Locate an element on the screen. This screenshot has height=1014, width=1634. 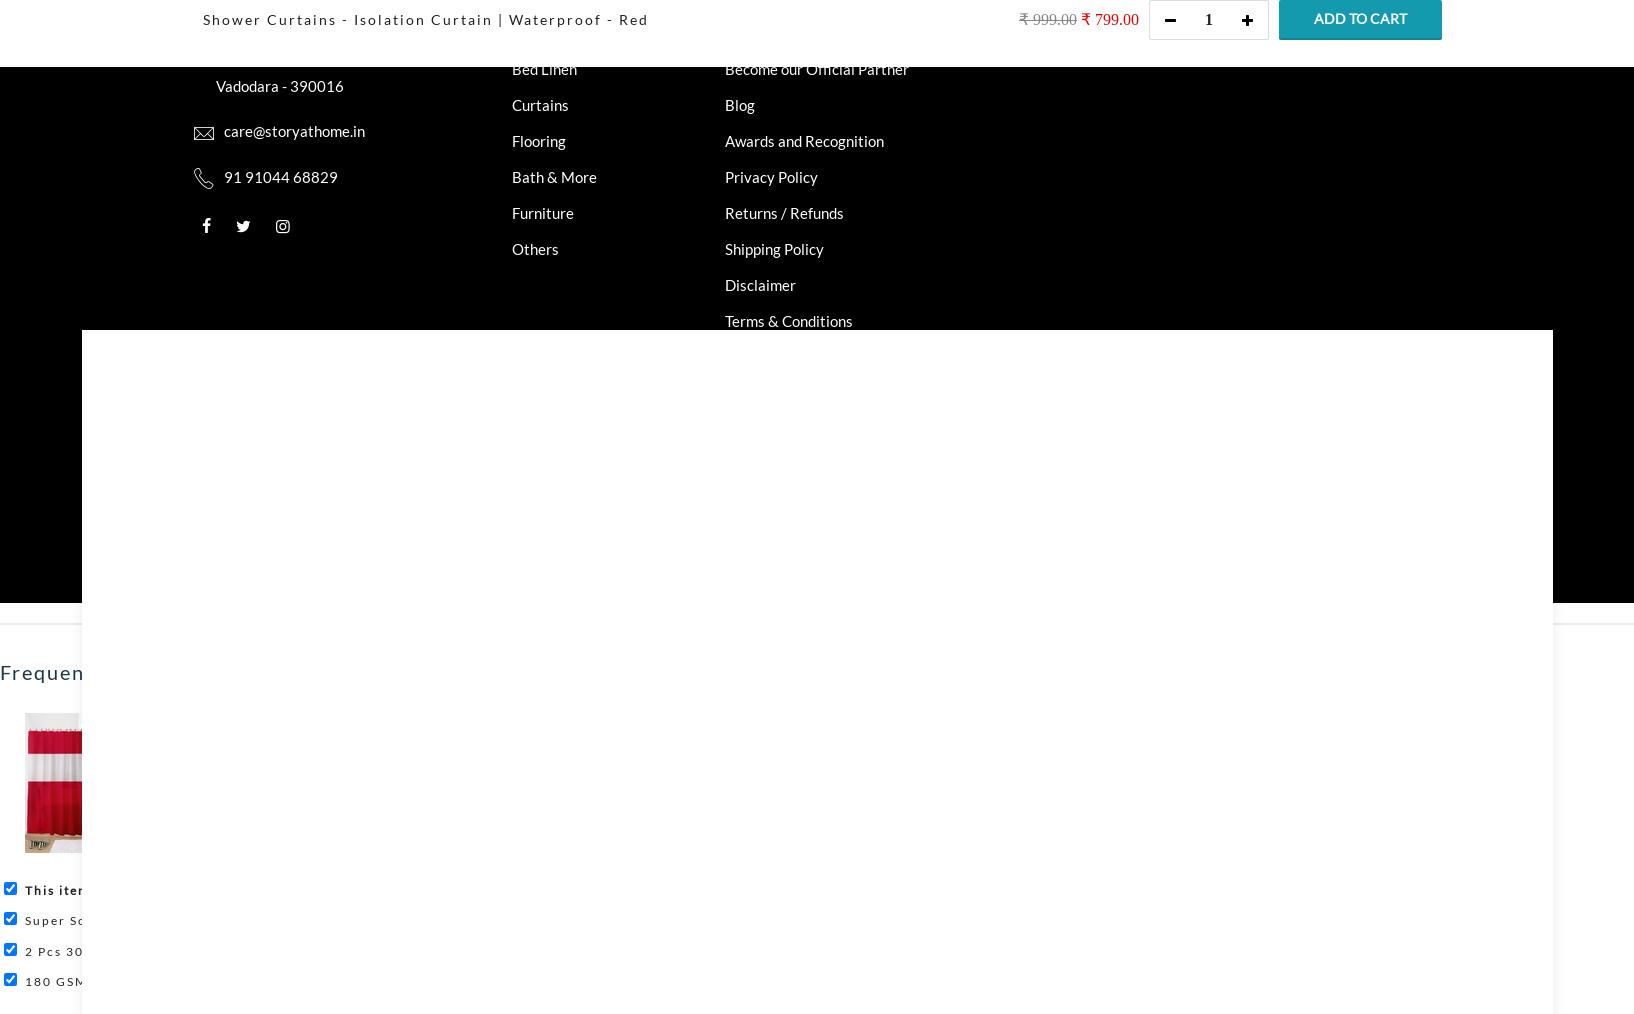
'Terms & Conditions' is located at coordinates (789, 320).